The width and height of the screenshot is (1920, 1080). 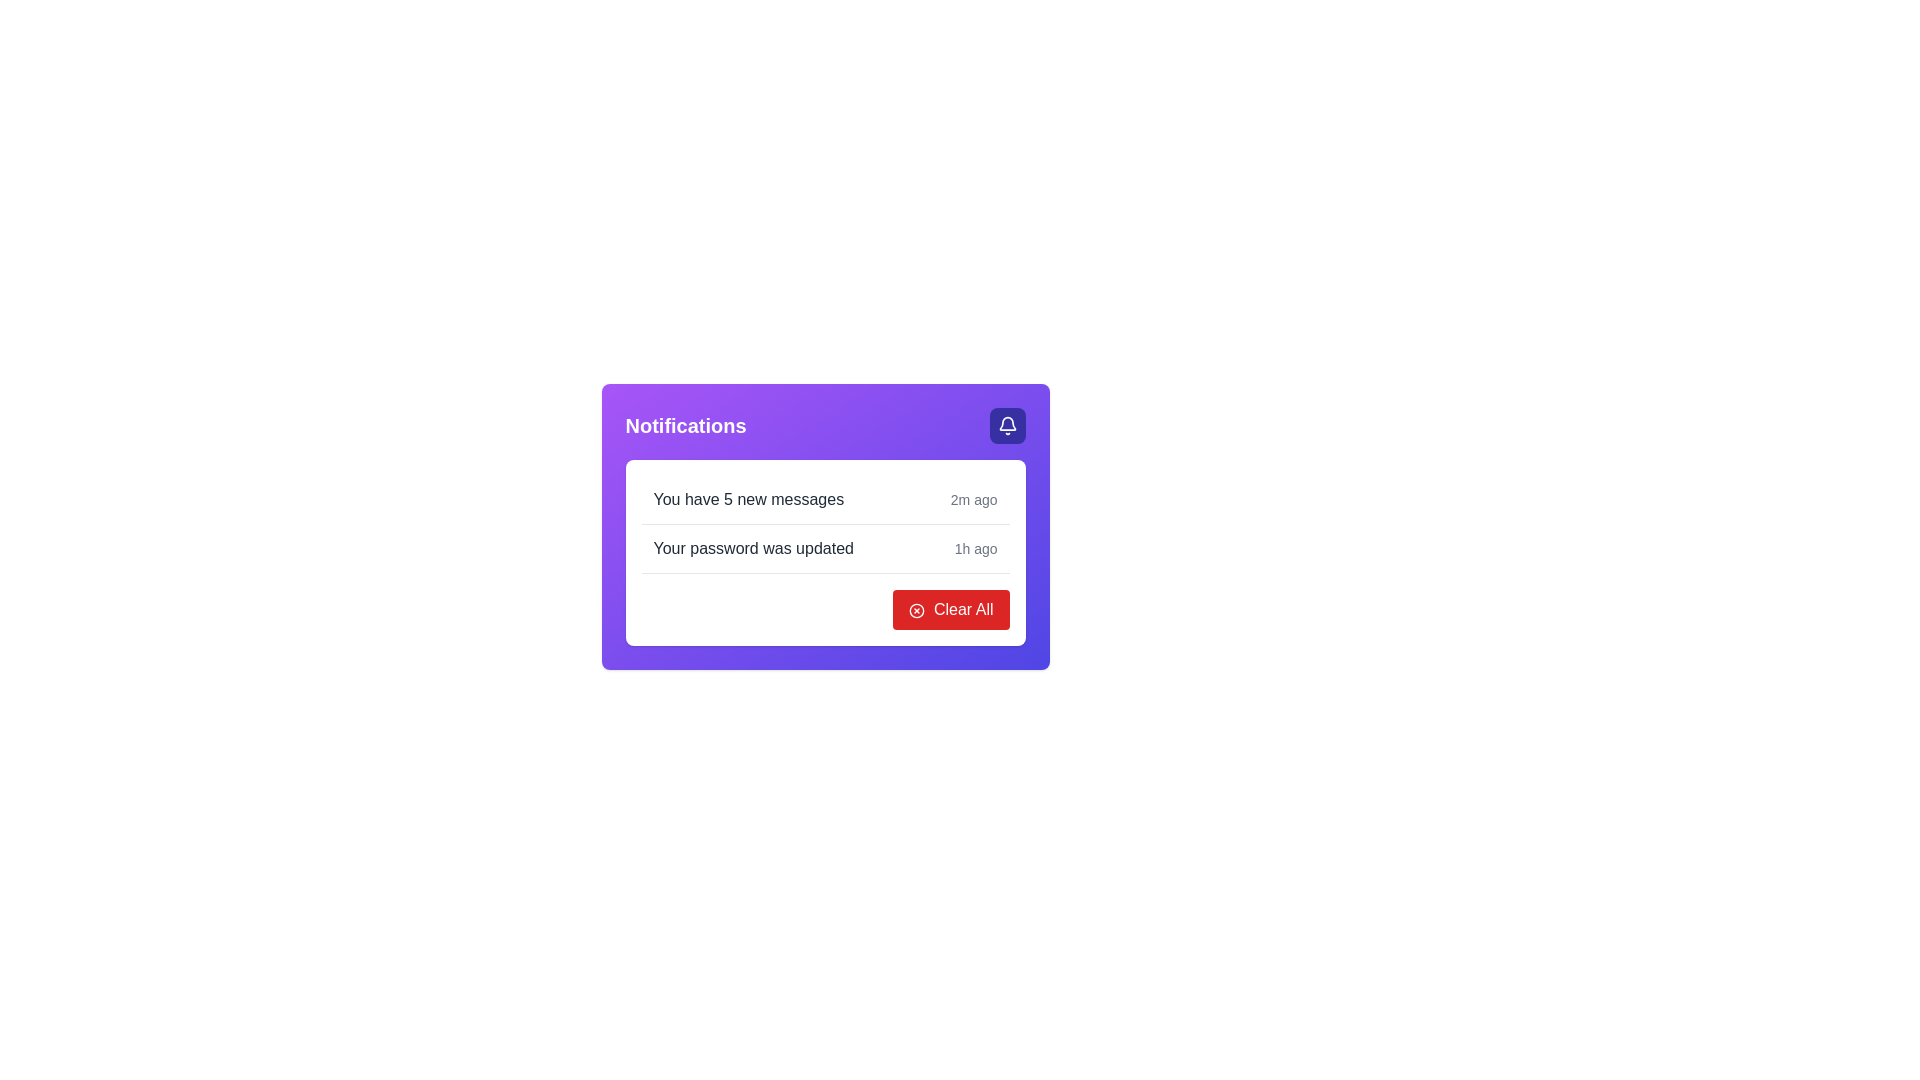 What do you see at coordinates (974, 499) in the screenshot?
I see `the text label displaying '2m ago', which is positioned on the right side of the notification line alongside 'You have 5 new messages'` at bounding box center [974, 499].